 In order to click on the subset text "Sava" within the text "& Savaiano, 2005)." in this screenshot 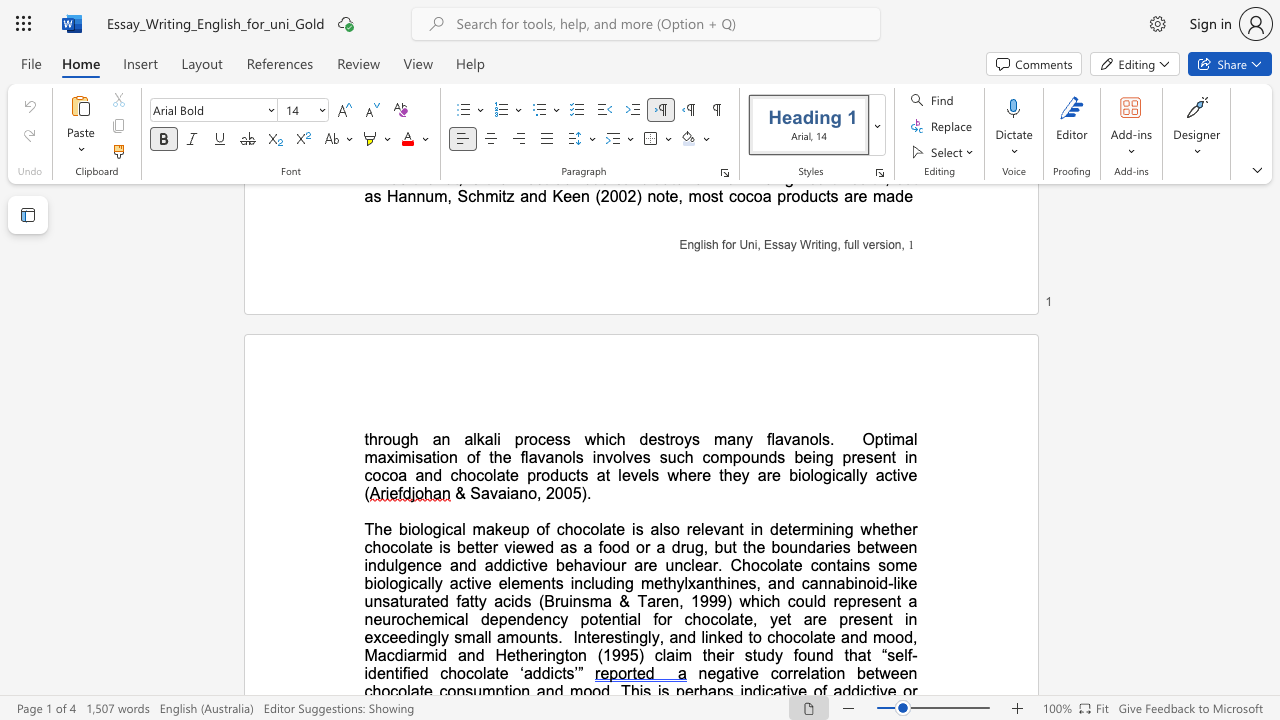, I will do `click(469, 493)`.